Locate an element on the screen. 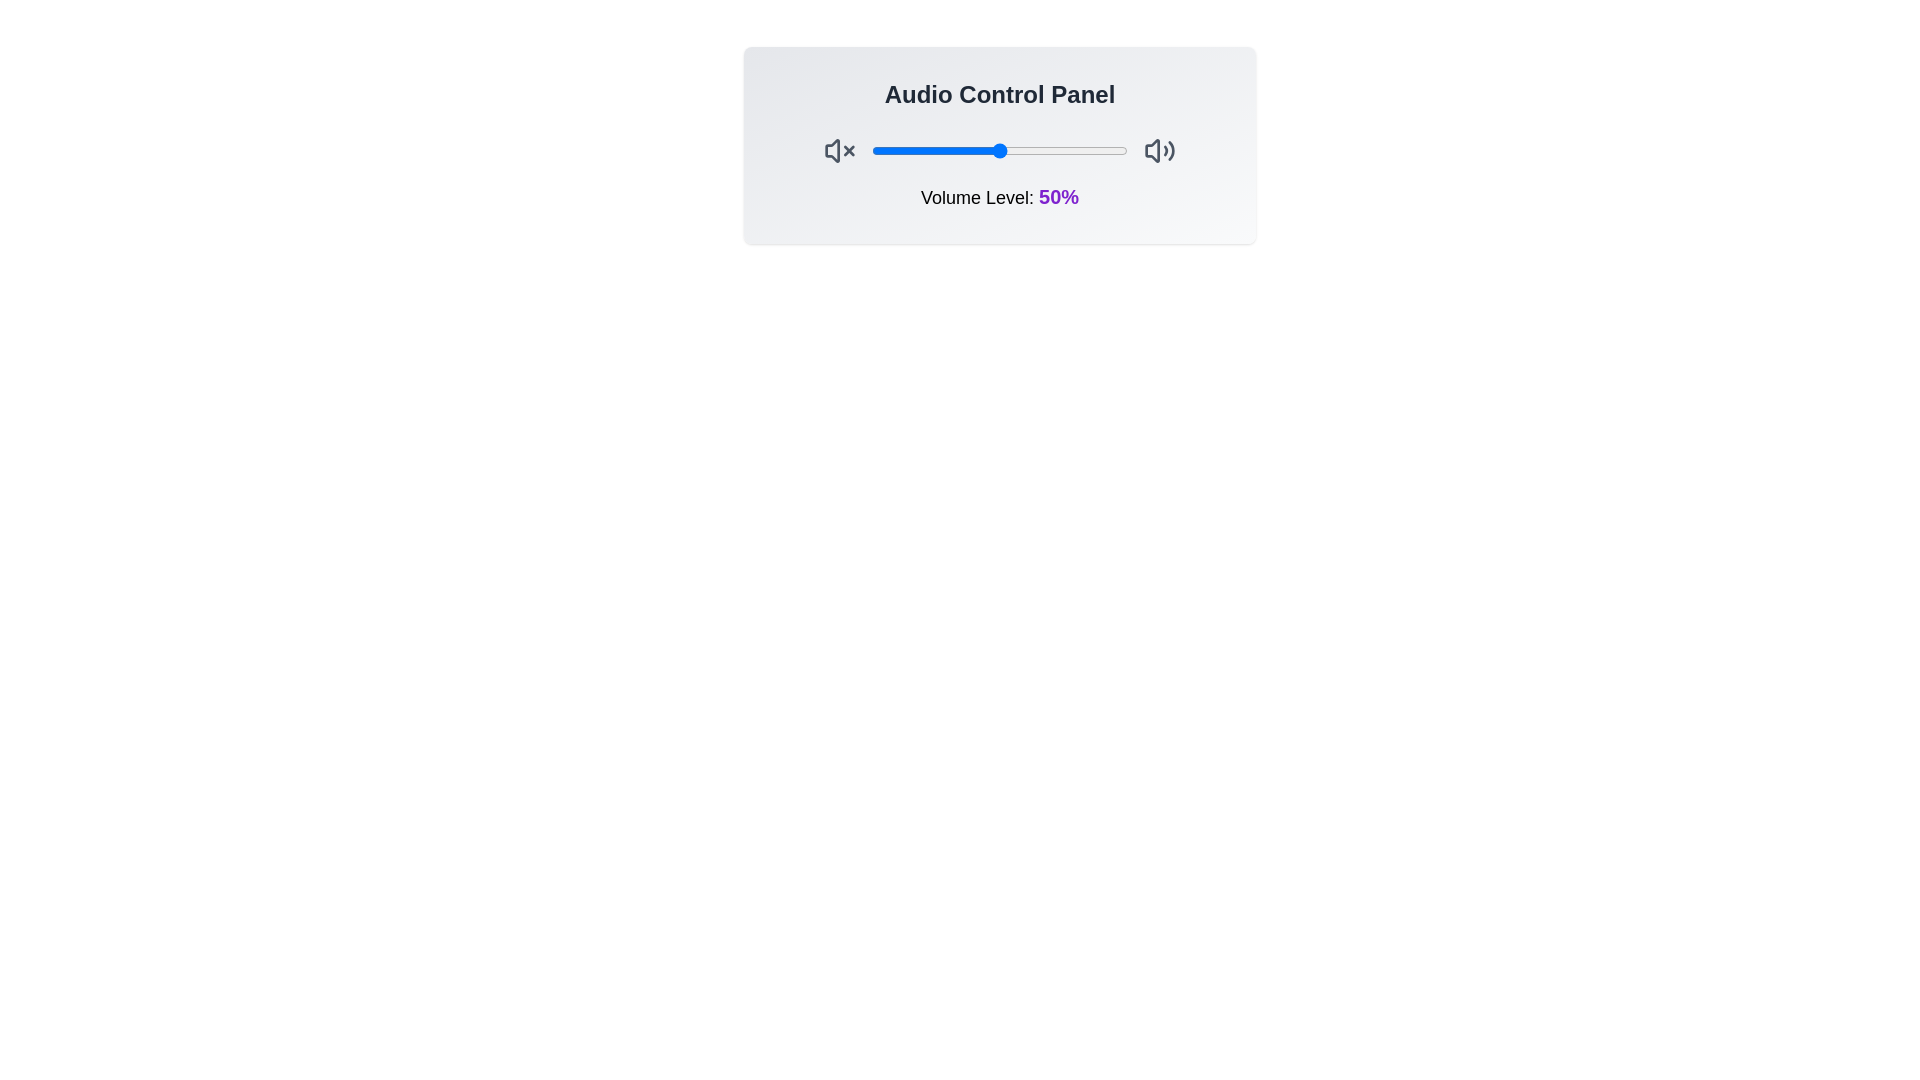 The height and width of the screenshot is (1080, 1920). volume is located at coordinates (1017, 149).